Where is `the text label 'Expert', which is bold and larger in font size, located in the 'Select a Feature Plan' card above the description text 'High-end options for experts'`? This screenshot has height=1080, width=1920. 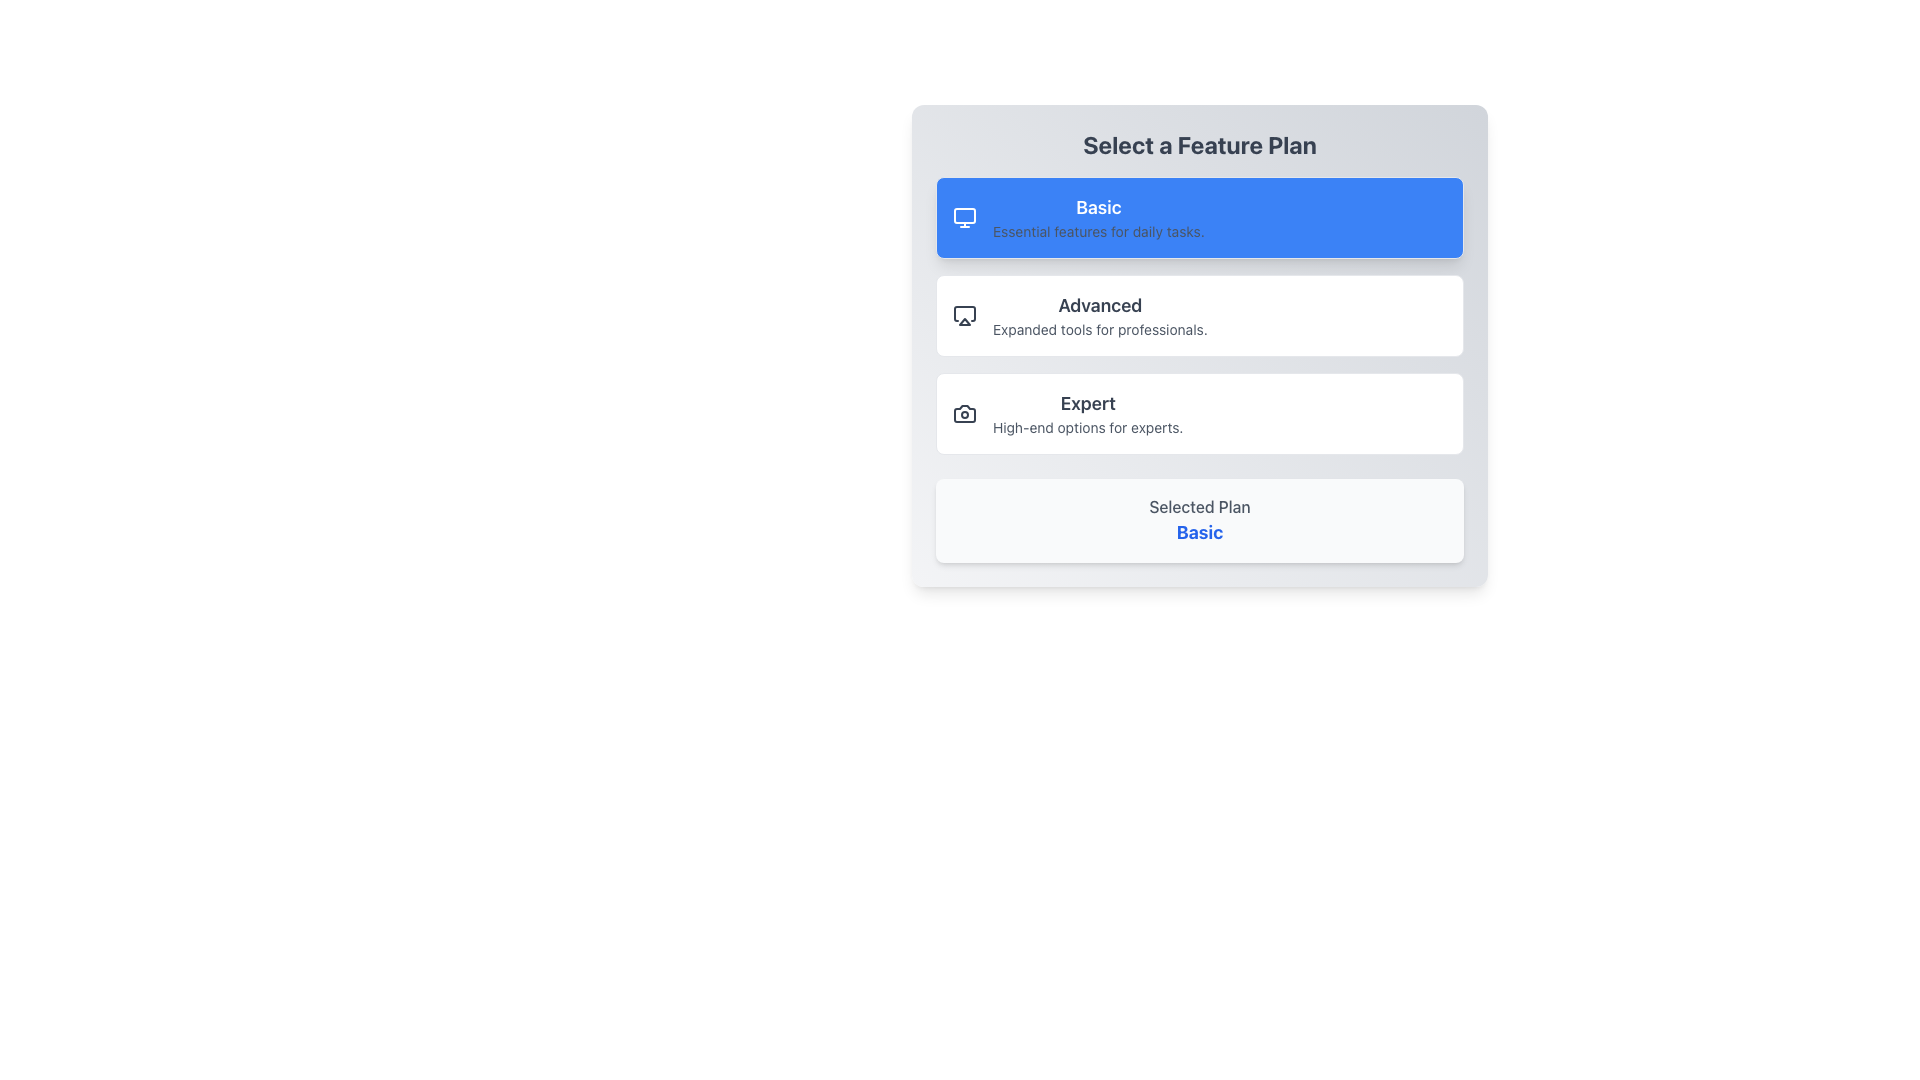 the text label 'Expert', which is bold and larger in font size, located in the 'Select a Feature Plan' card above the description text 'High-end options for experts' is located at coordinates (1087, 404).